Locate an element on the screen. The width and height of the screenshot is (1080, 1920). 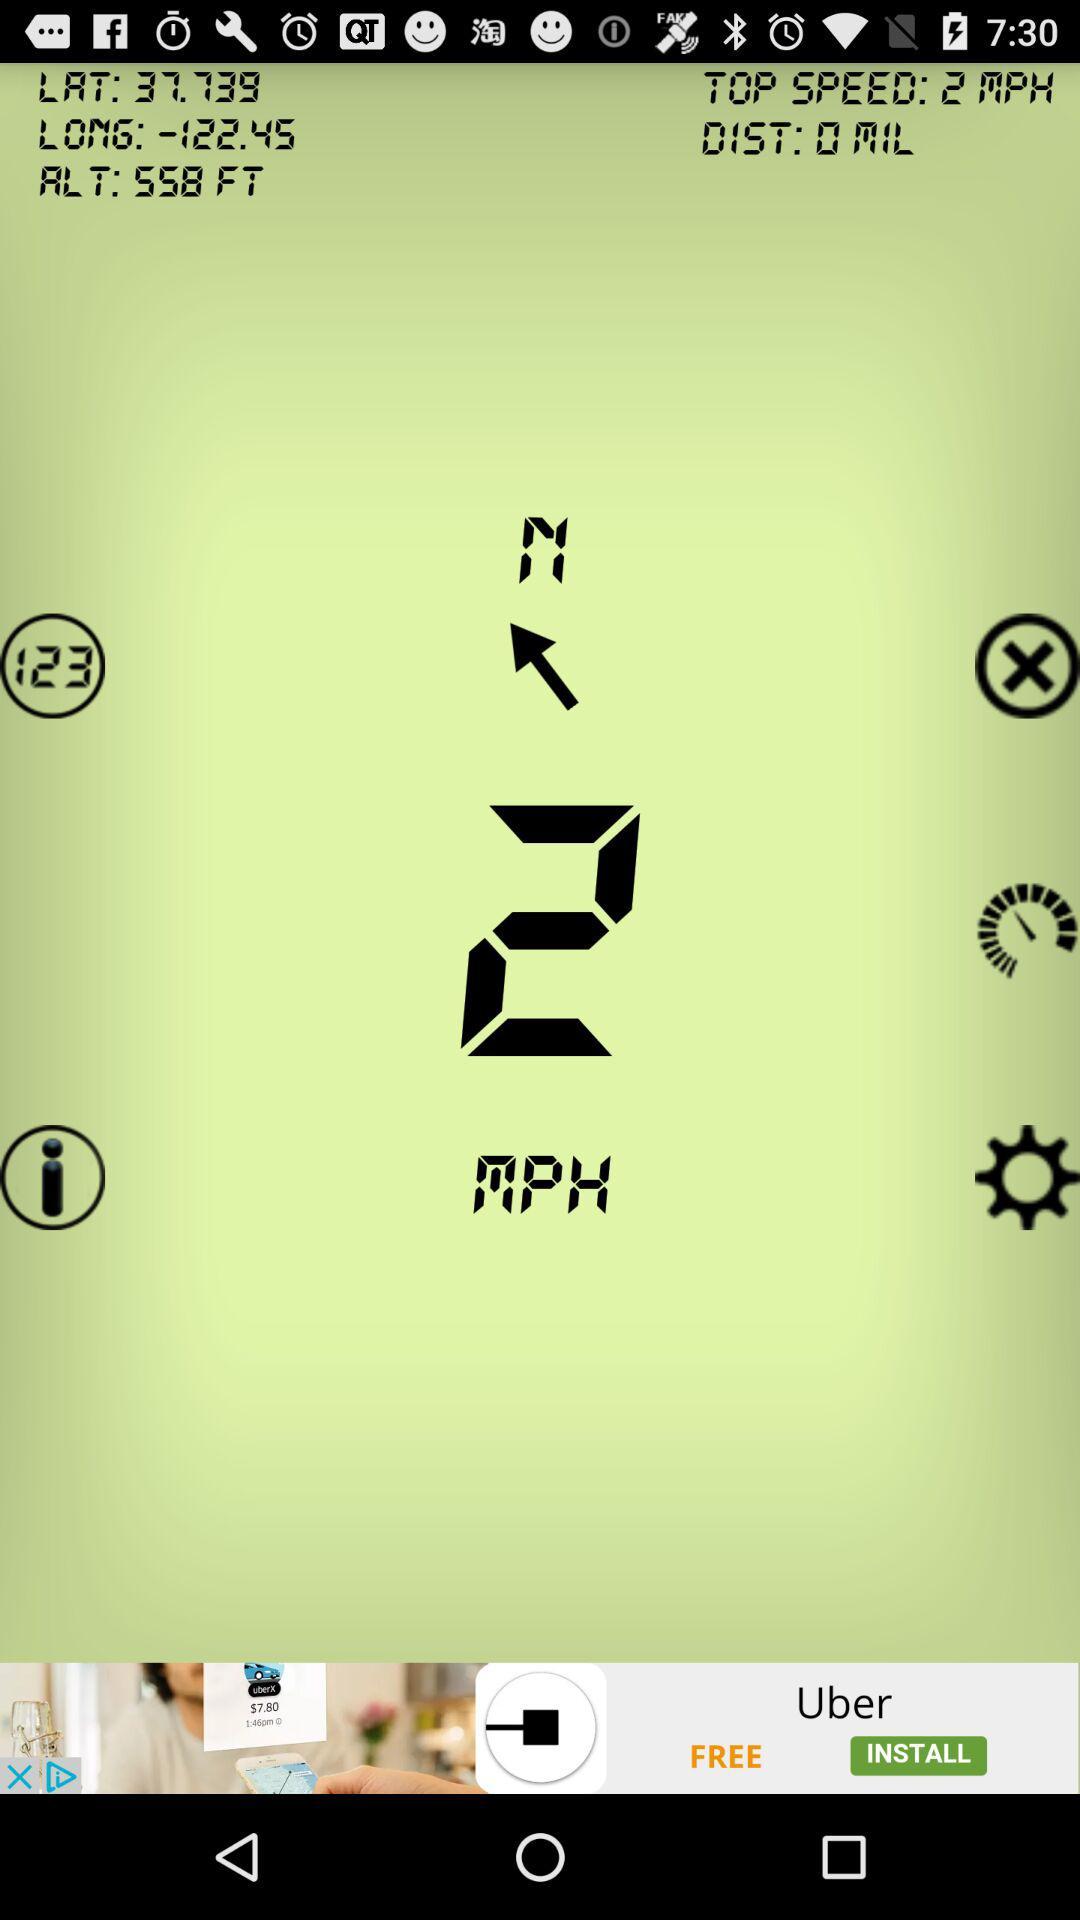
app advertisement is located at coordinates (540, 1727).